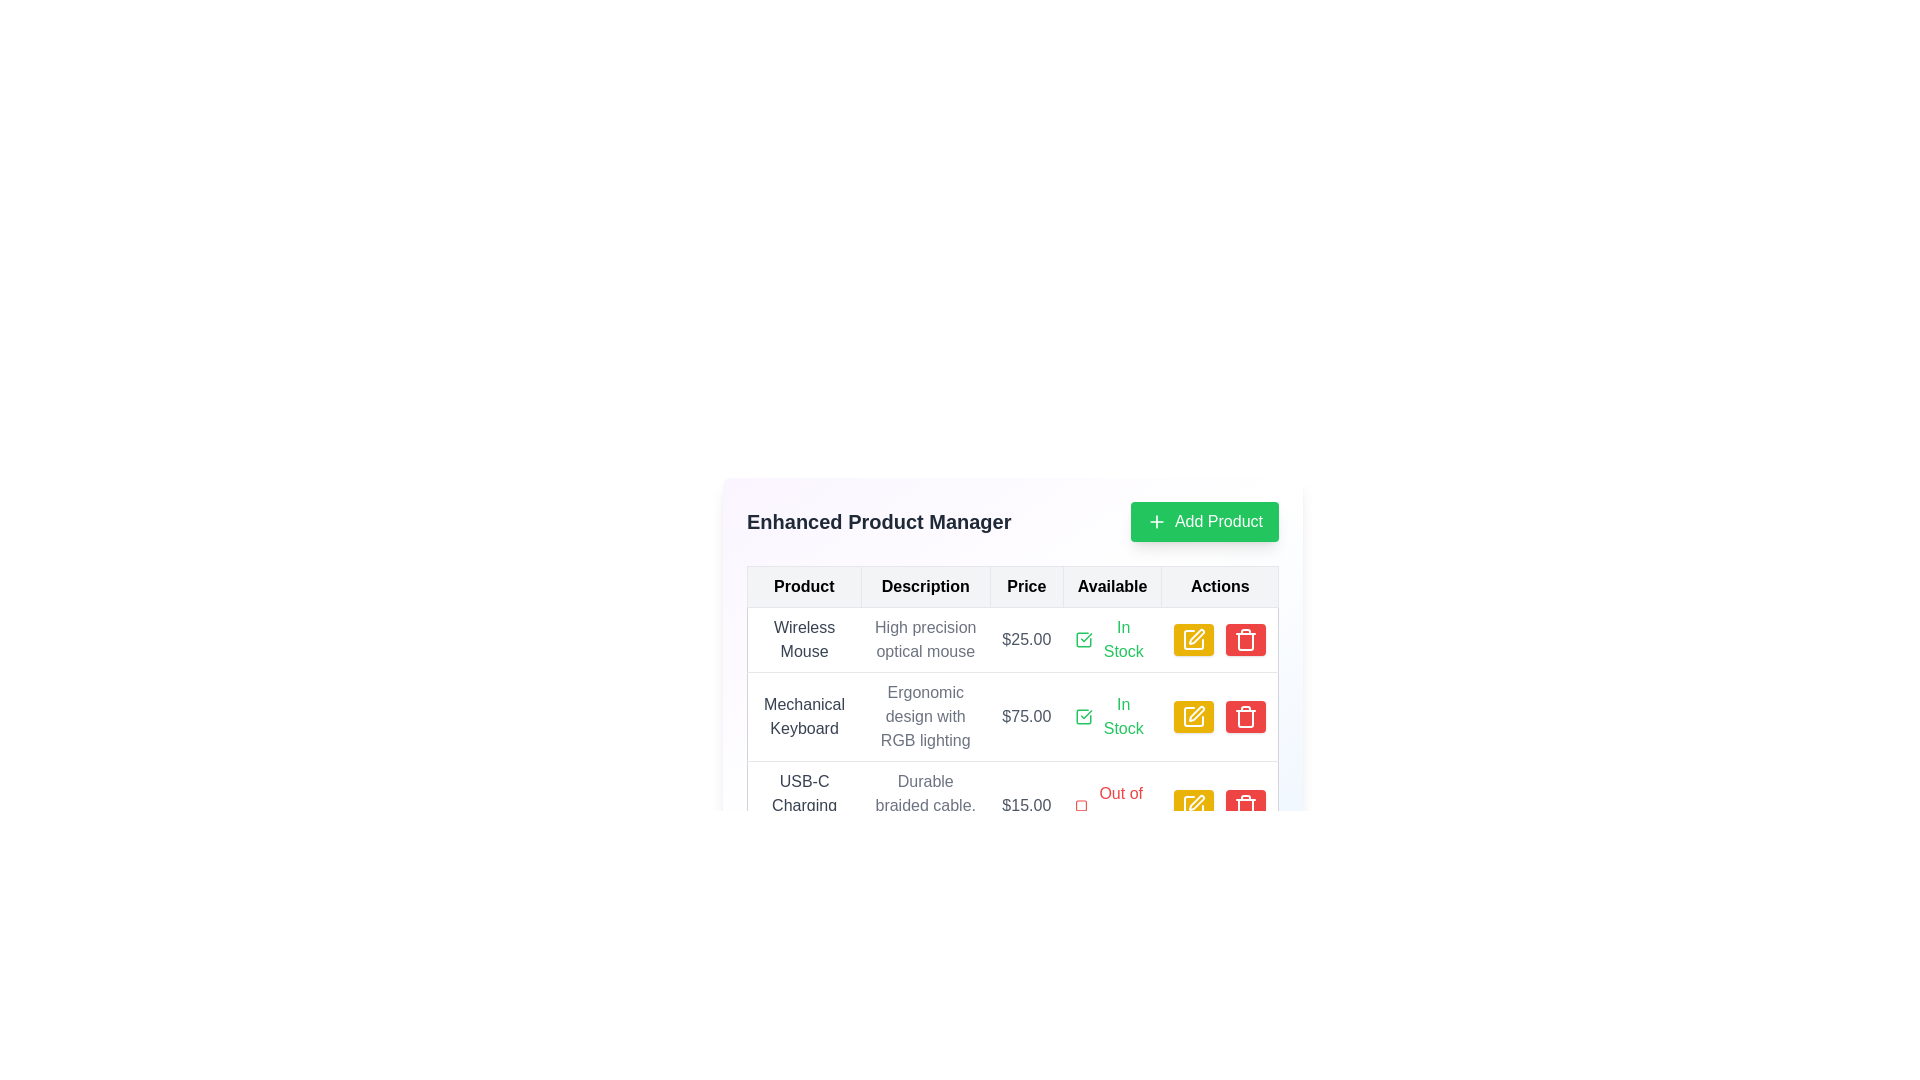  I want to click on the table header label, which is the fifth item in the header row, indicating action-related options for the column below, so click(1219, 585).